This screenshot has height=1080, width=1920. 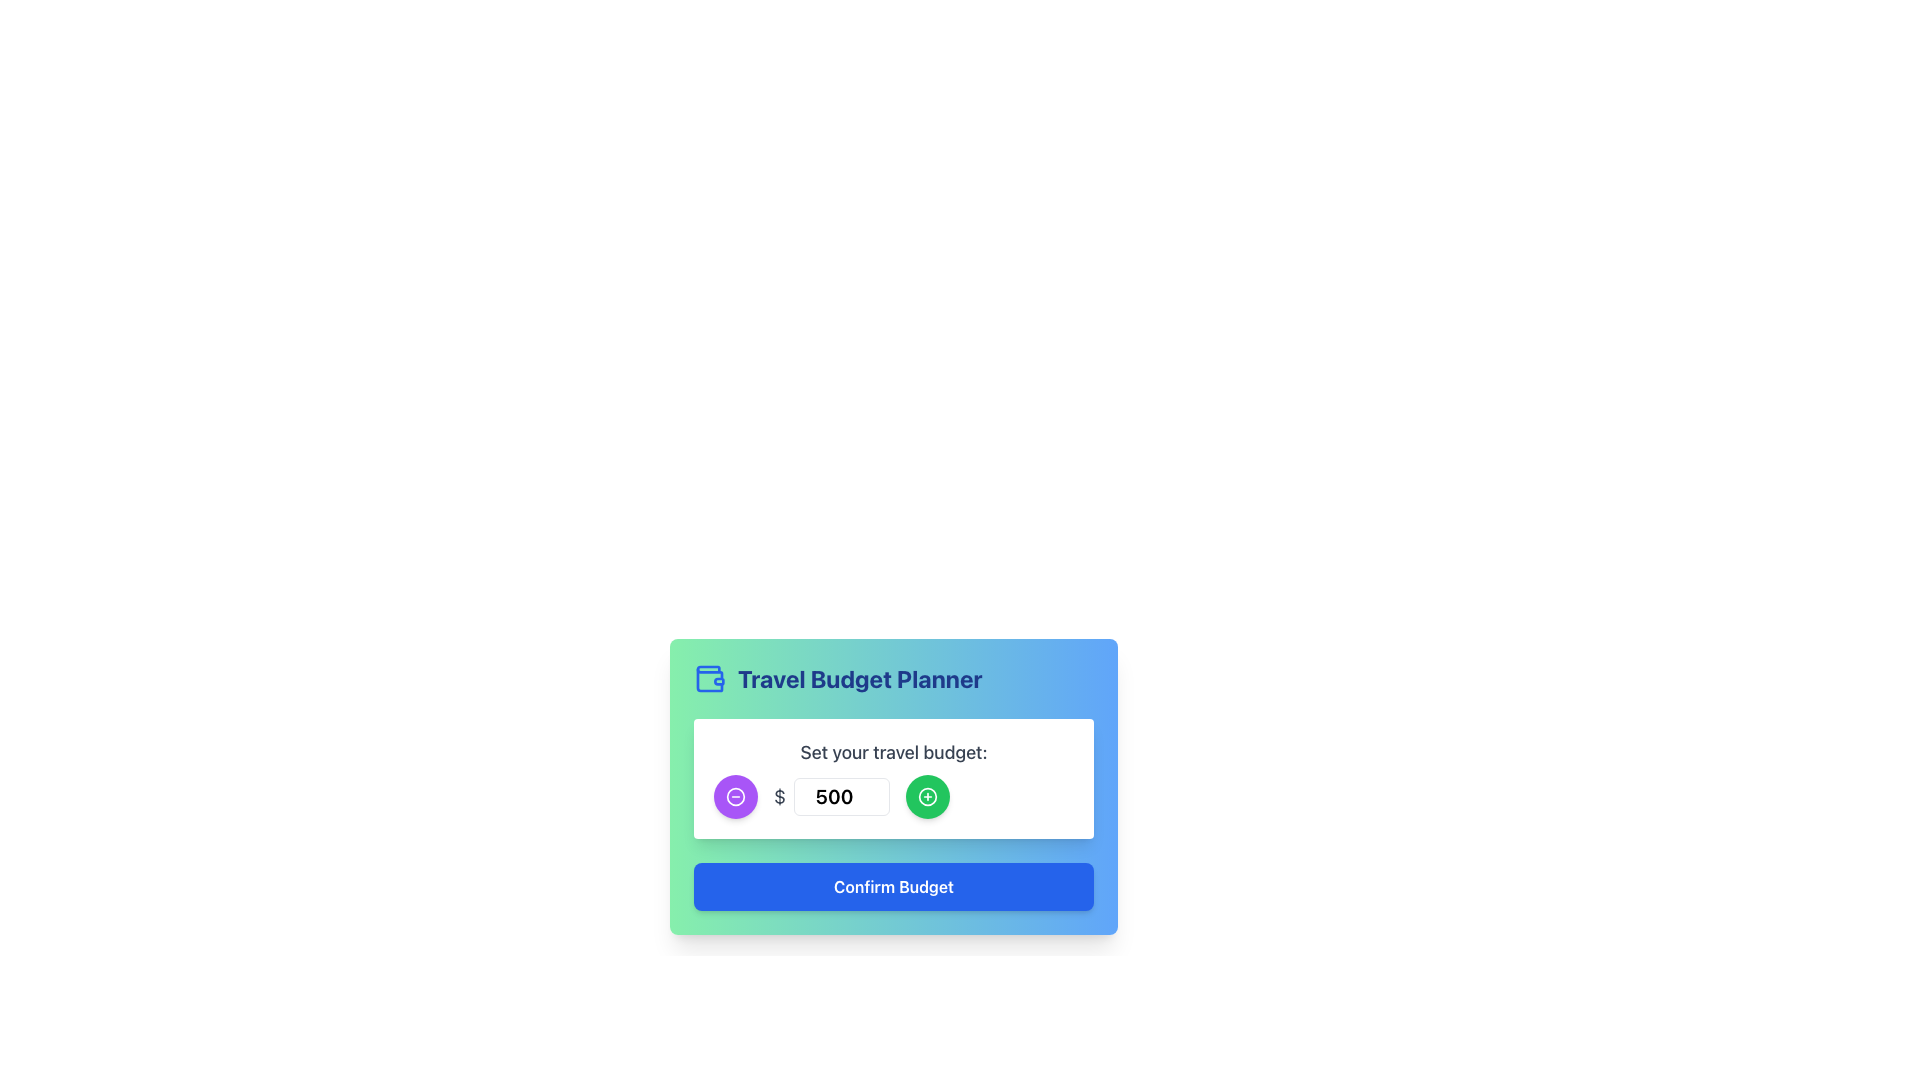 I want to click on the green circular button located to the right of the numeric input field with the value '500' in the 'Travel Budget Planner' interface, so click(x=926, y=796).